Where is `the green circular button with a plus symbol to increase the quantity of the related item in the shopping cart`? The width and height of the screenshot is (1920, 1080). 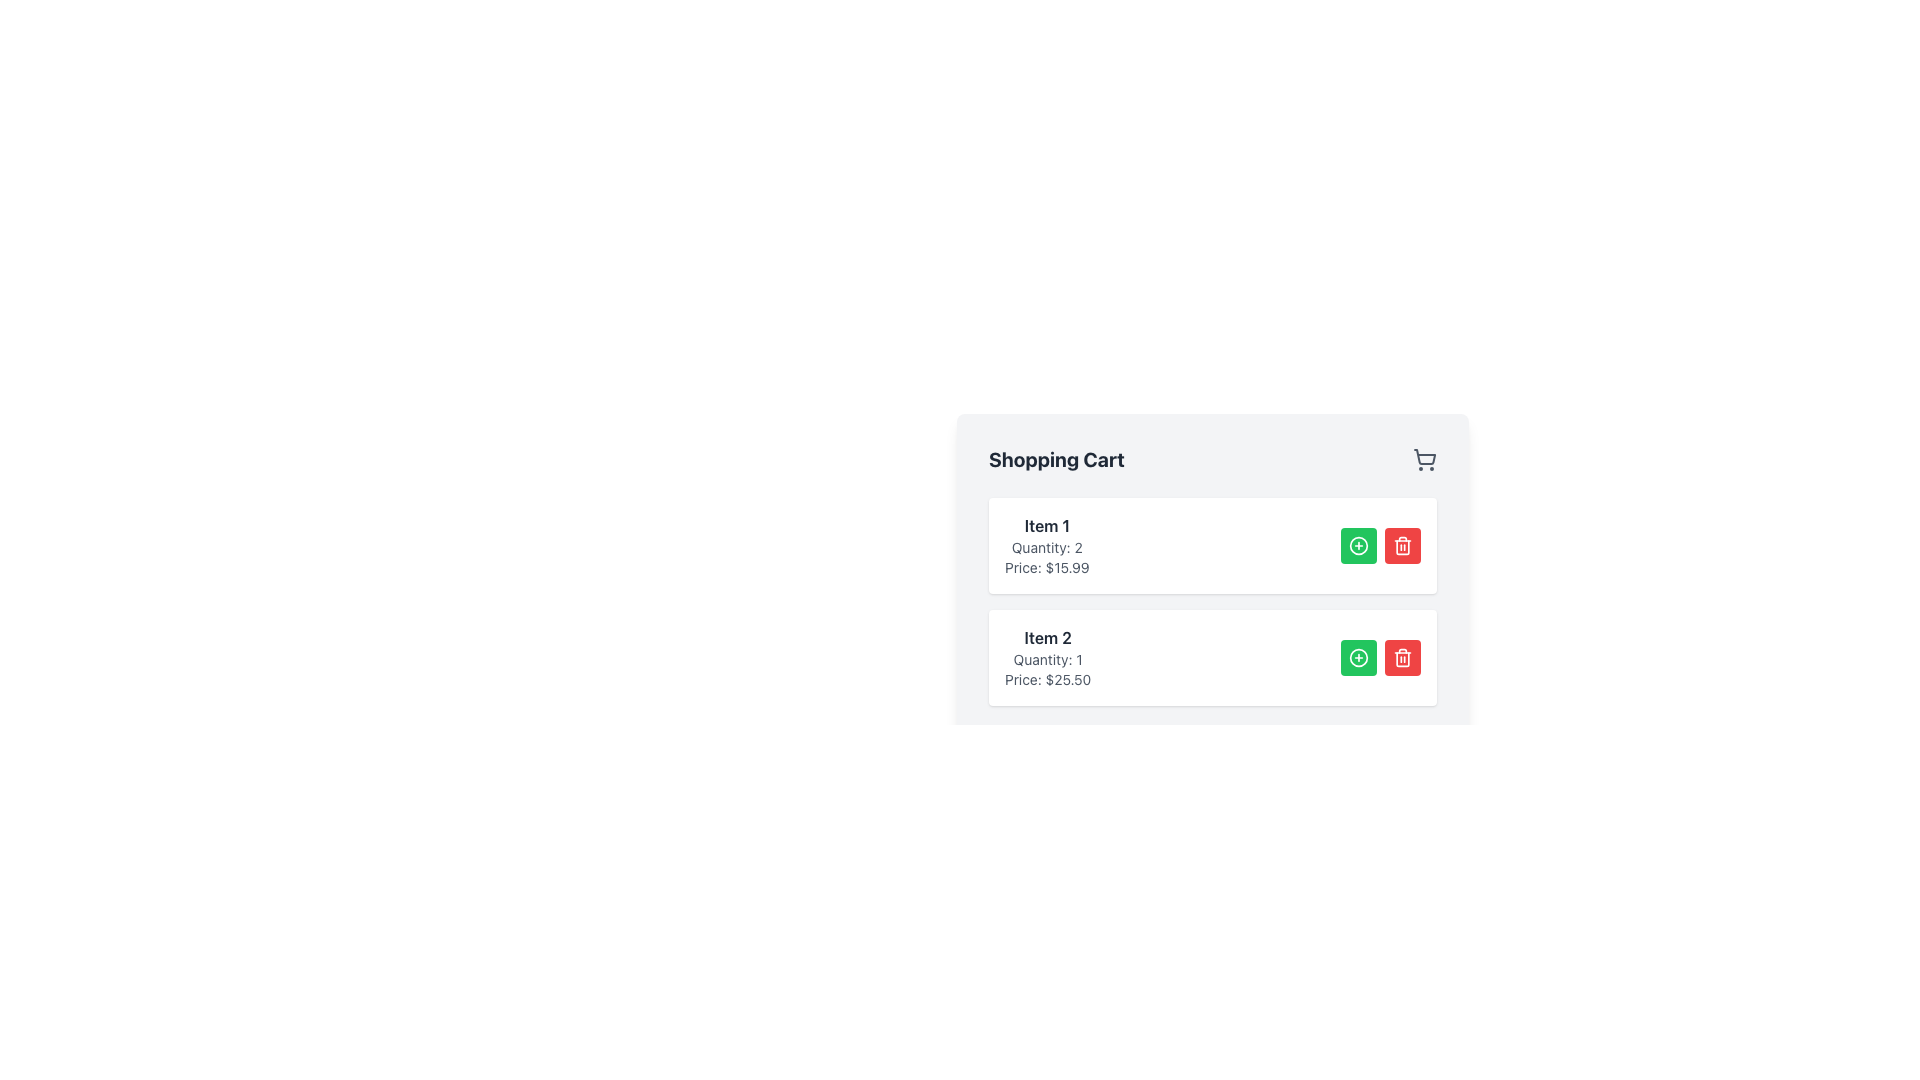
the green circular button with a plus symbol to increase the quantity of the related item in the shopping cart is located at coordinates (1358, 658).